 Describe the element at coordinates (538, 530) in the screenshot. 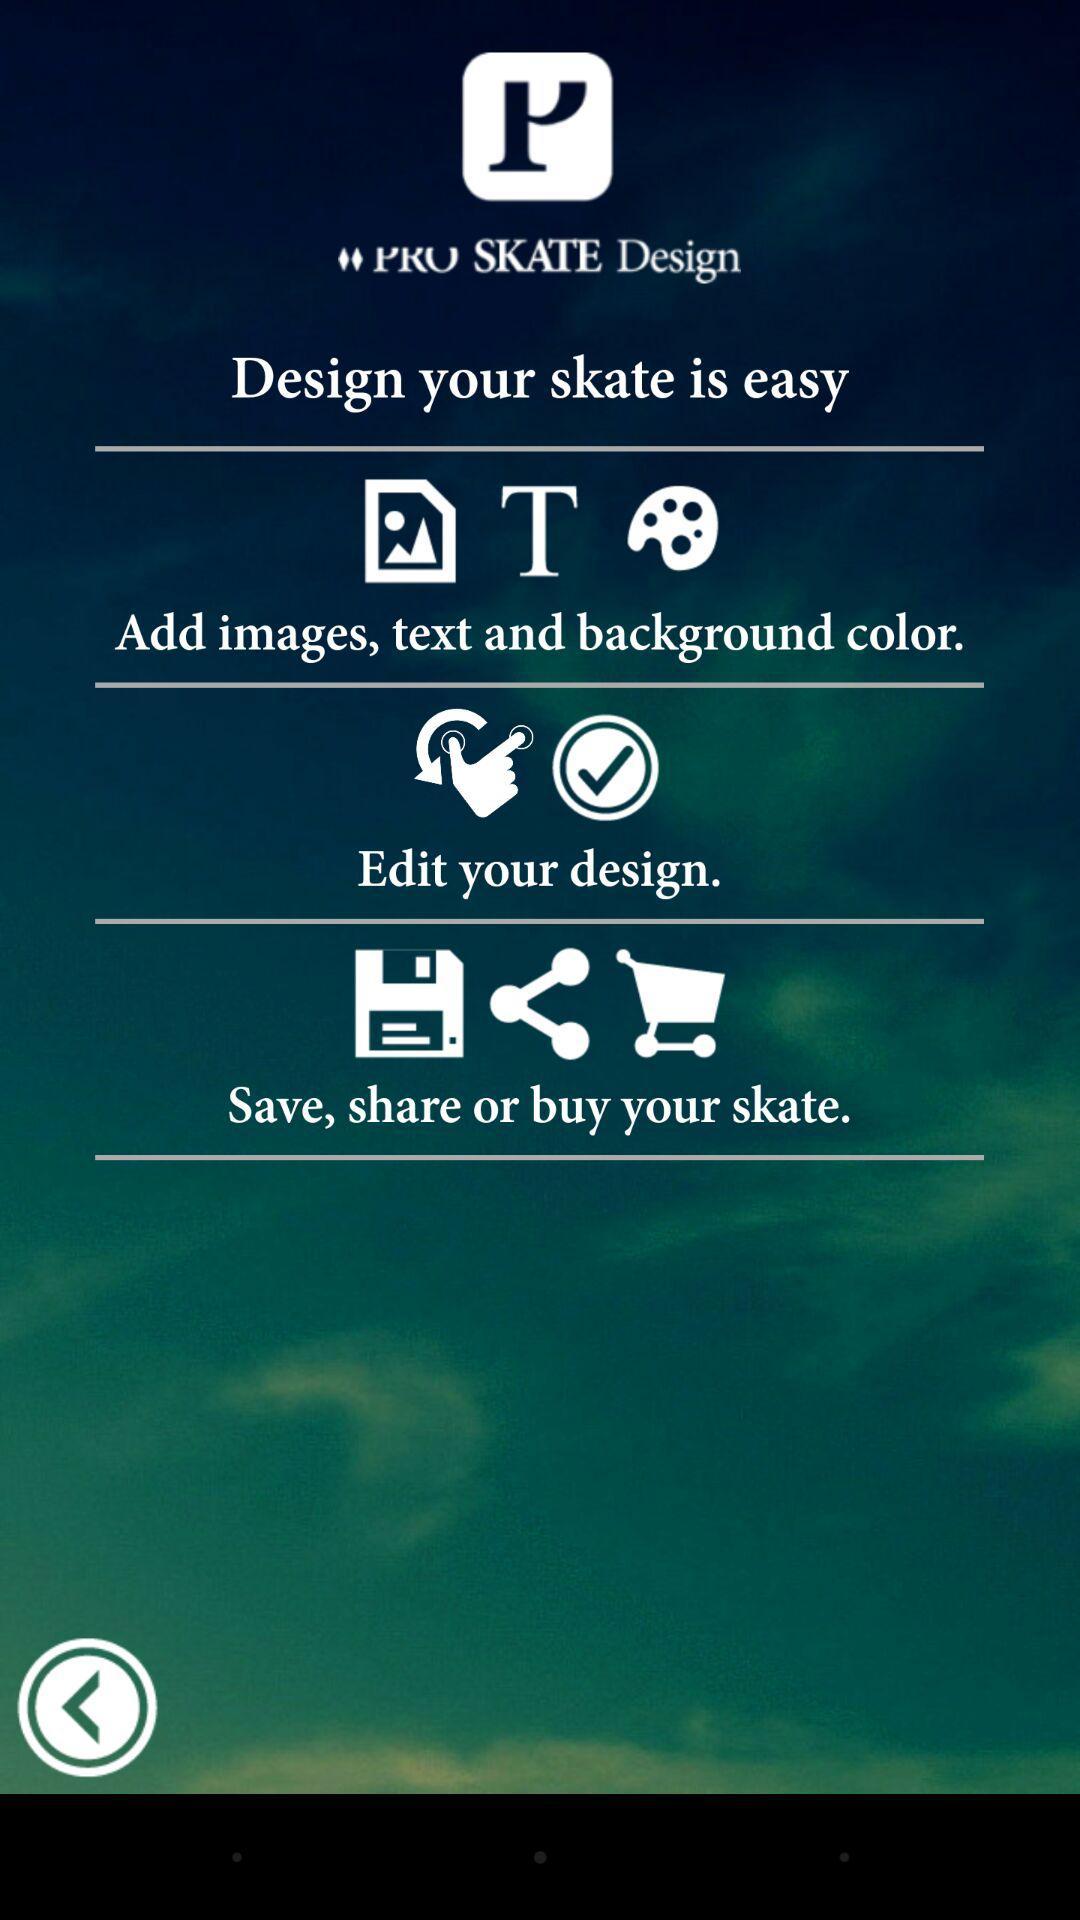

I see `option select` at that location.